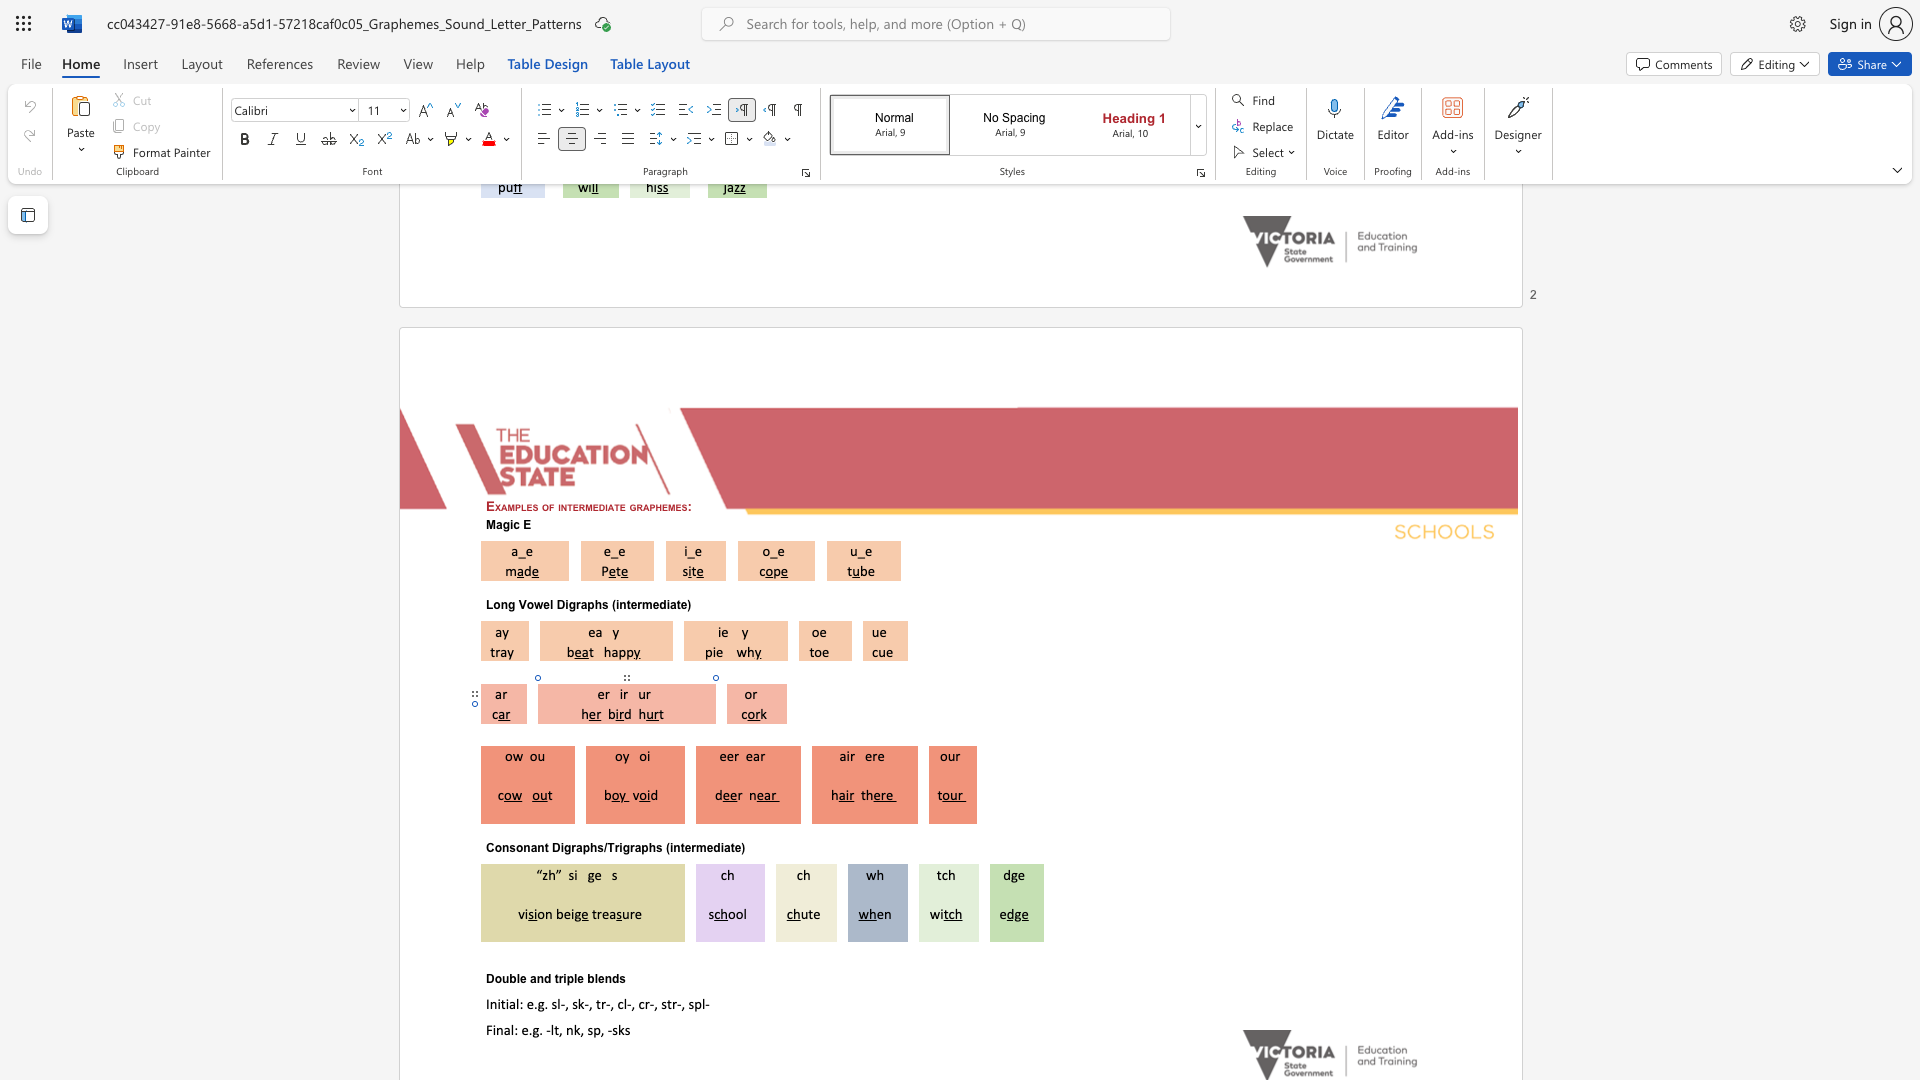 Image resolution: width=1920 pixels, height=1080 pixels. I want to click on the space between the continuous character "e" and "r" in the text, so click(871, 756).